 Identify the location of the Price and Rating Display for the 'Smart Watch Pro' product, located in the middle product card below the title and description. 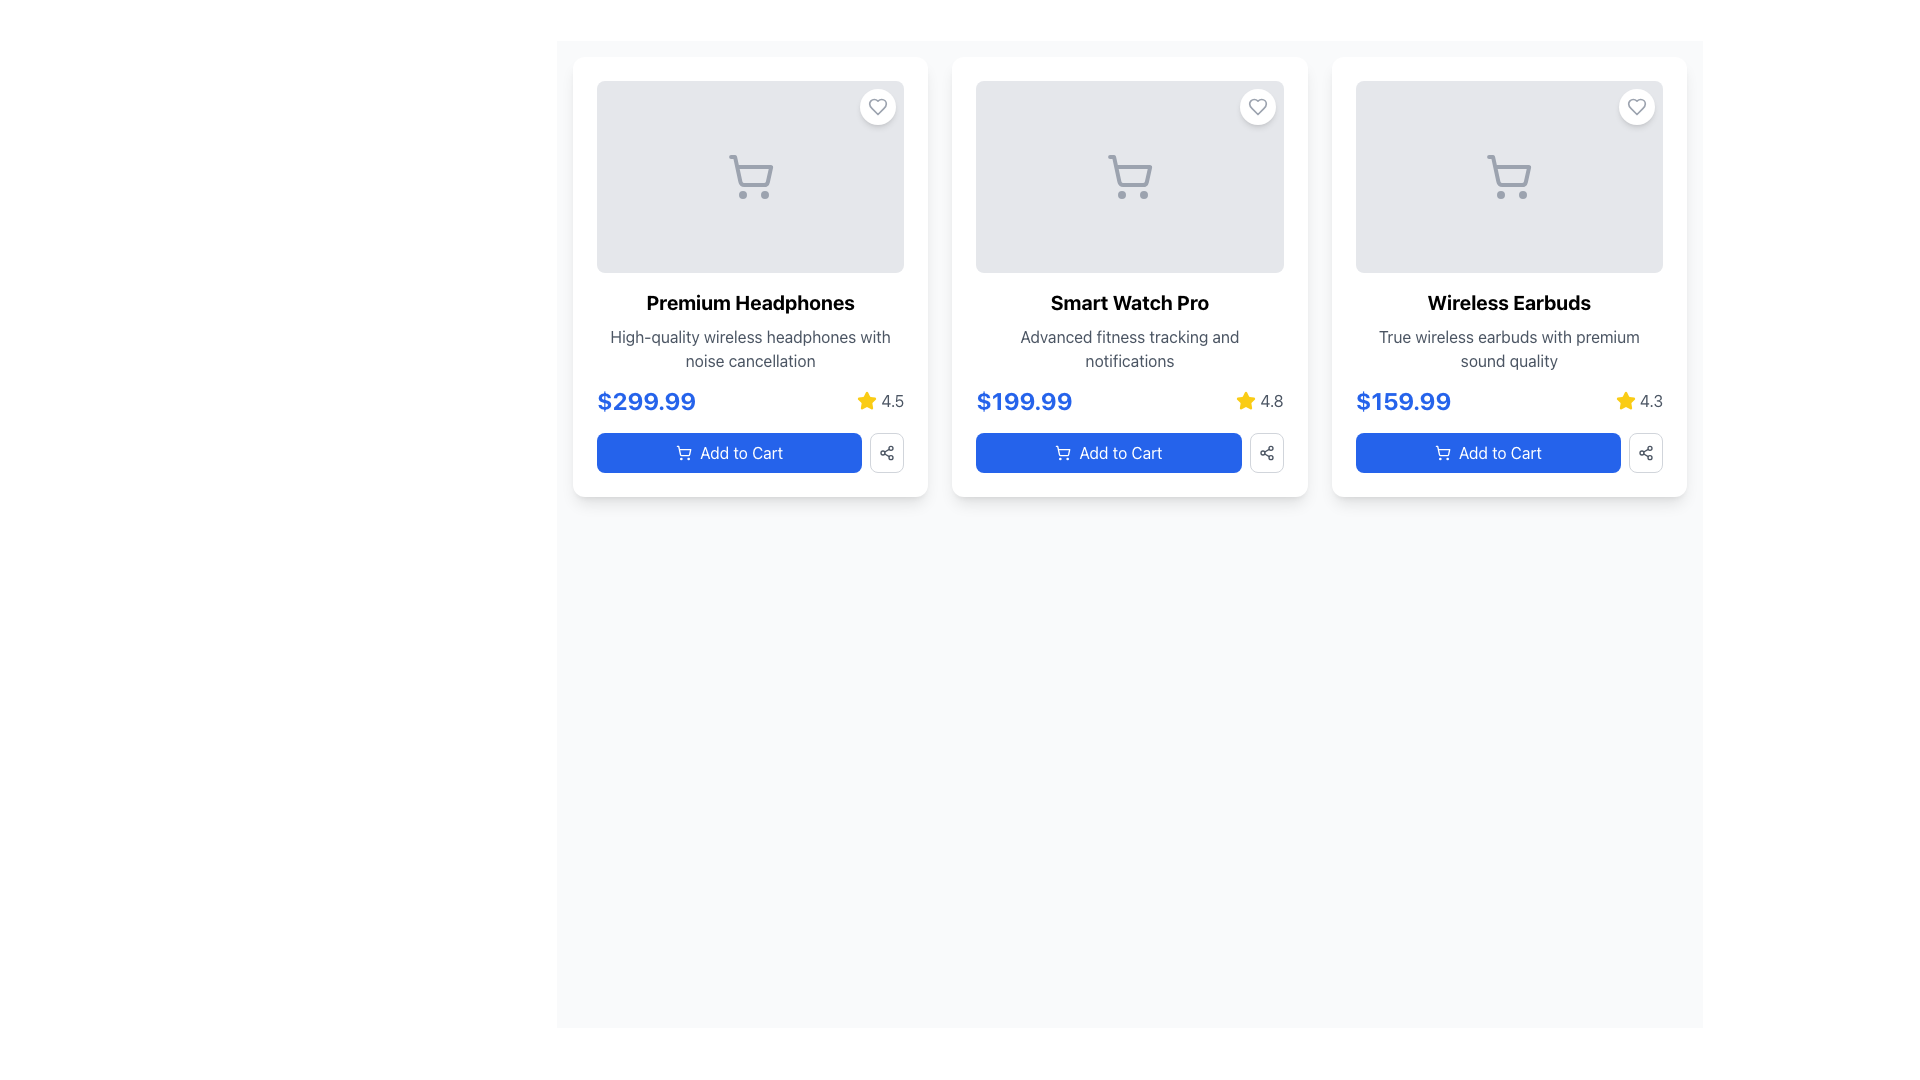
(1129, 401).